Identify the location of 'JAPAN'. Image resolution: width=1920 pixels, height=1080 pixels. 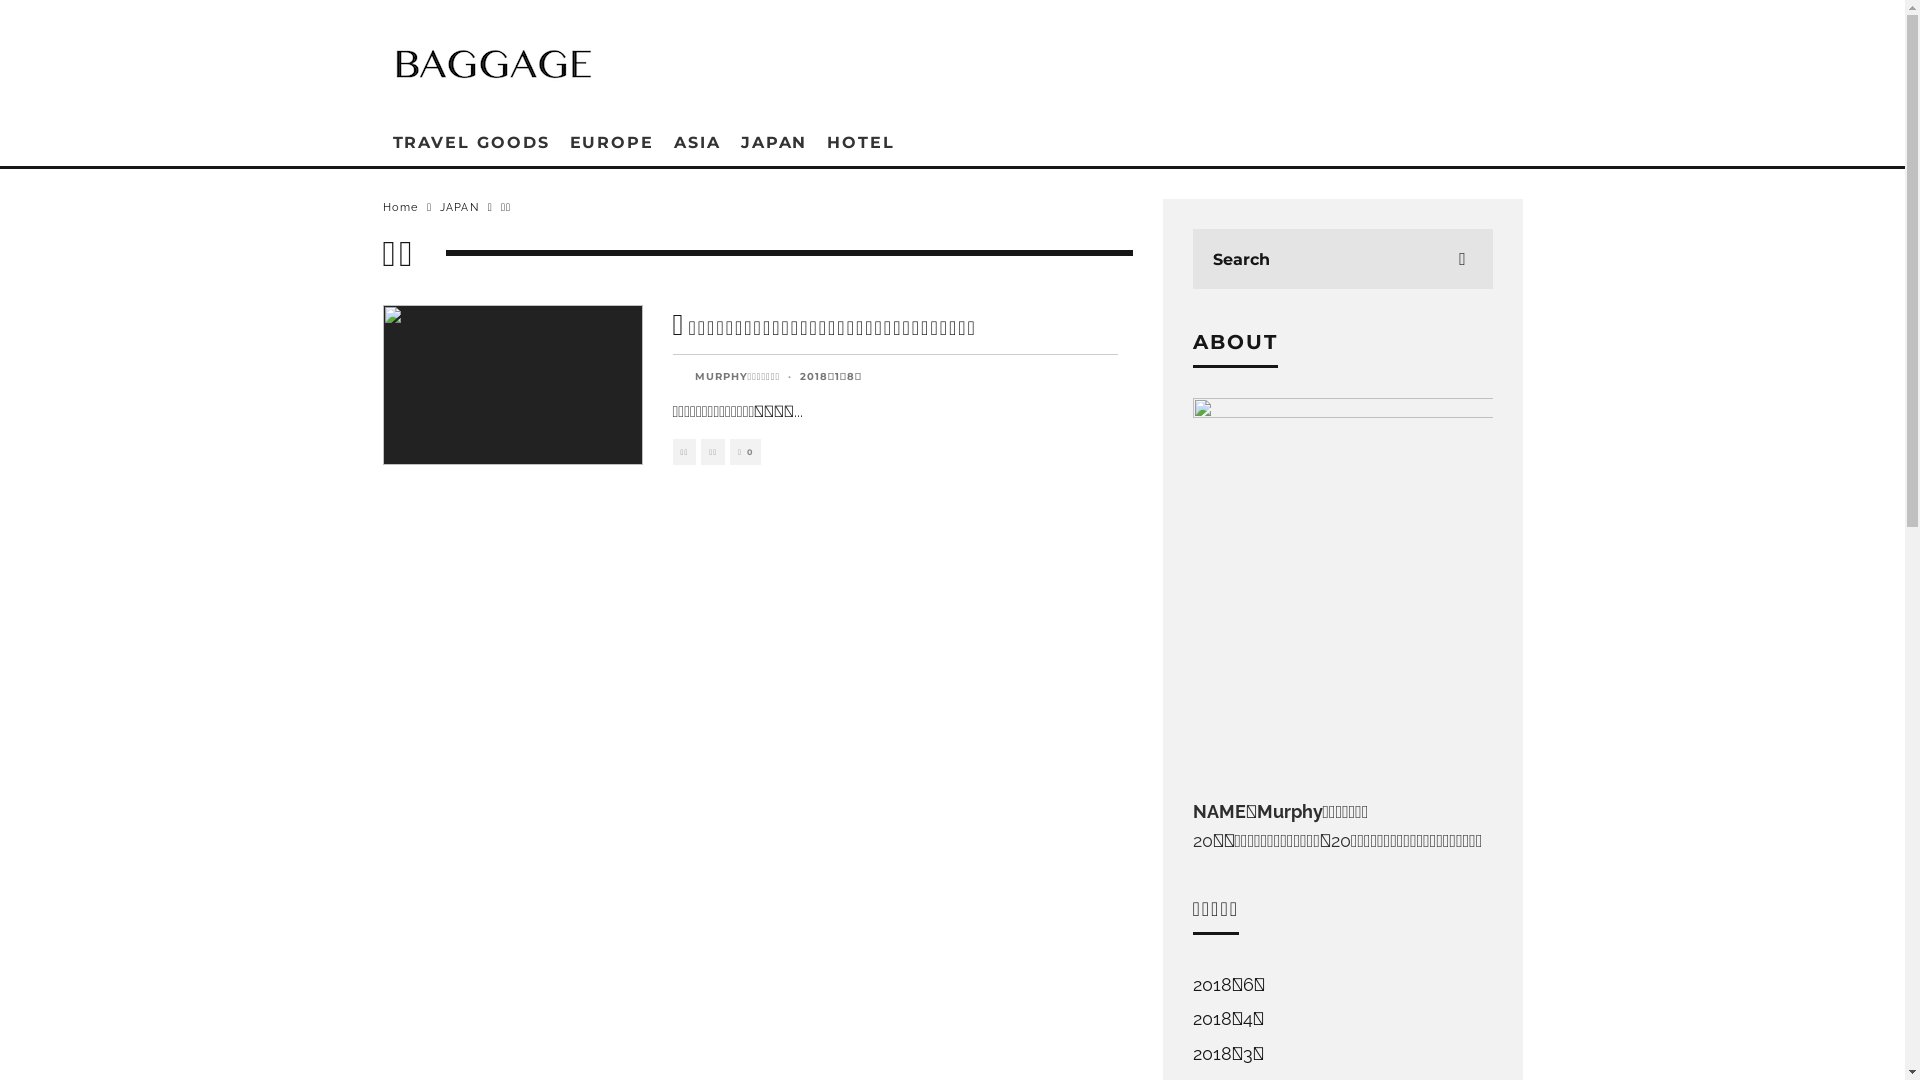
(773, 141).